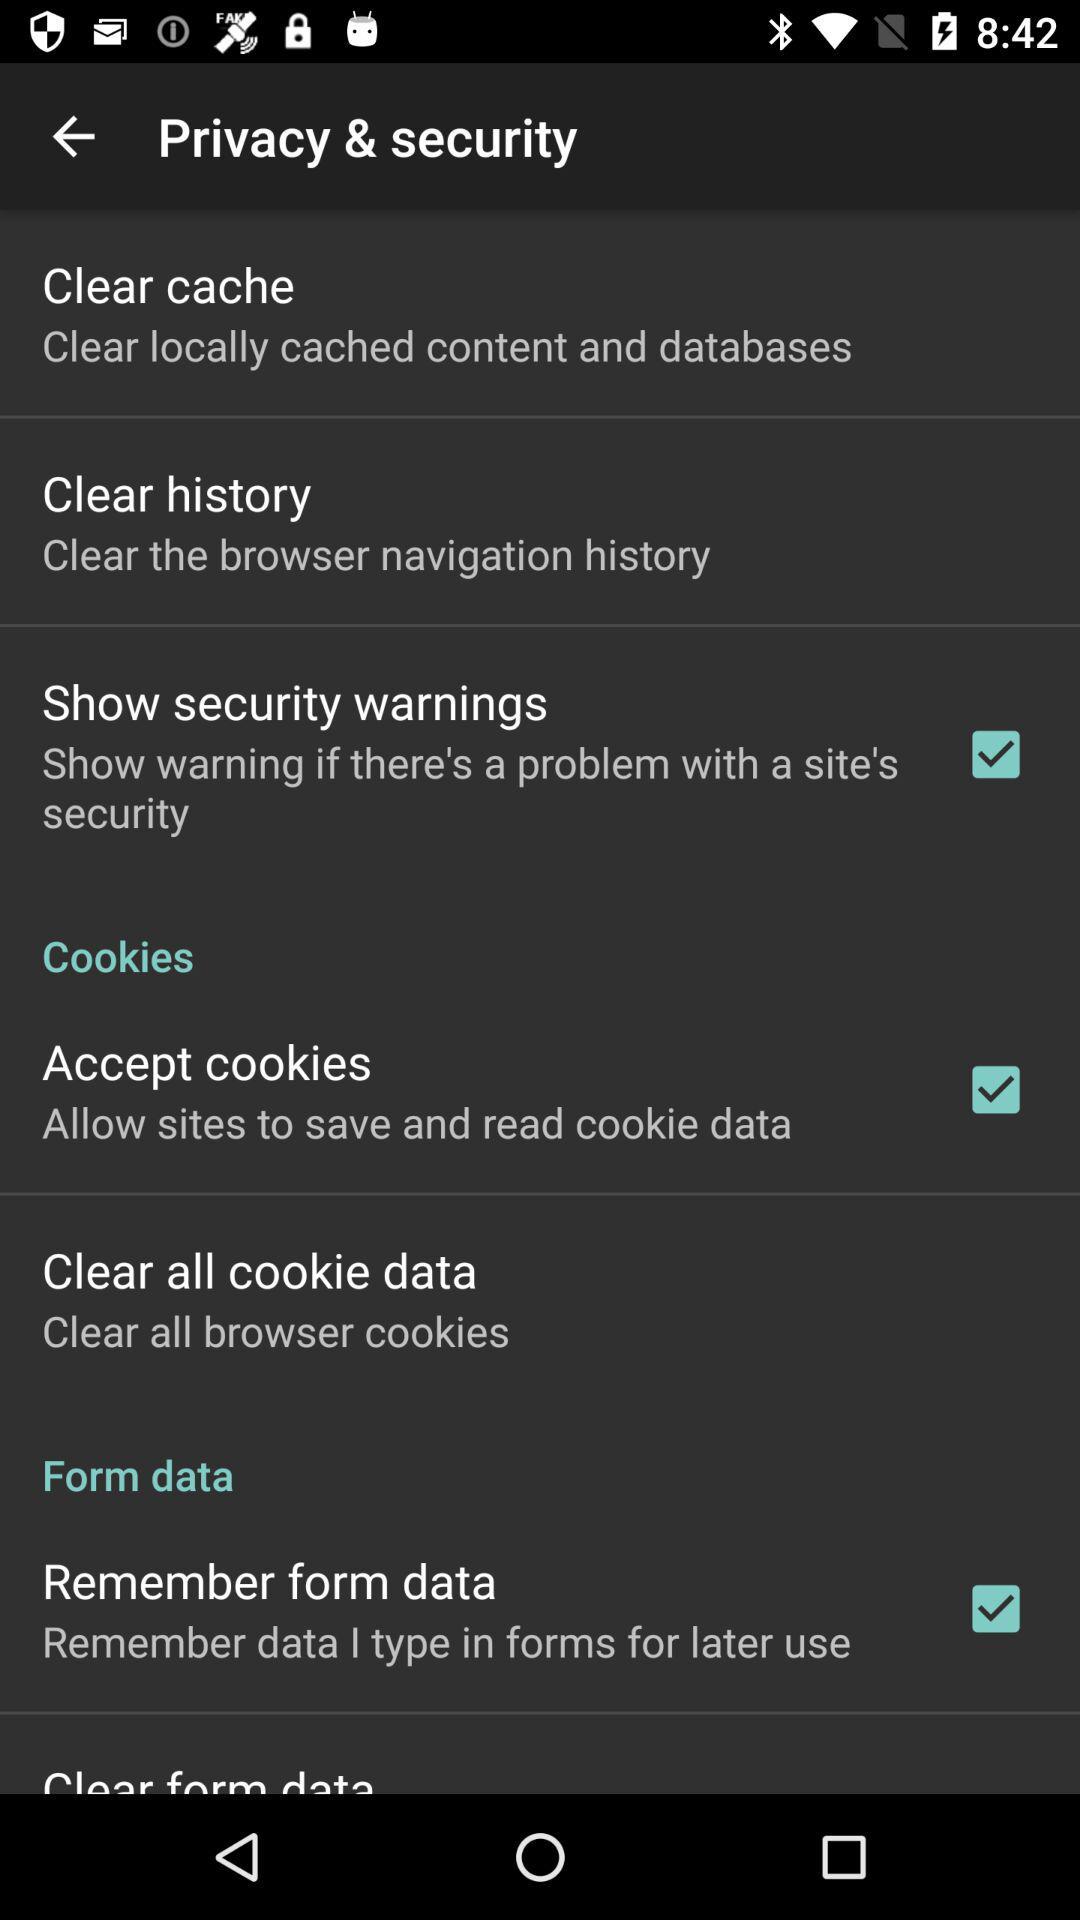 This screenshot has height=1920, width=1080. What do you see at coordinates (167, 283) in the screenshot?
I see `the clear cache` at bounding box center [167, 283].